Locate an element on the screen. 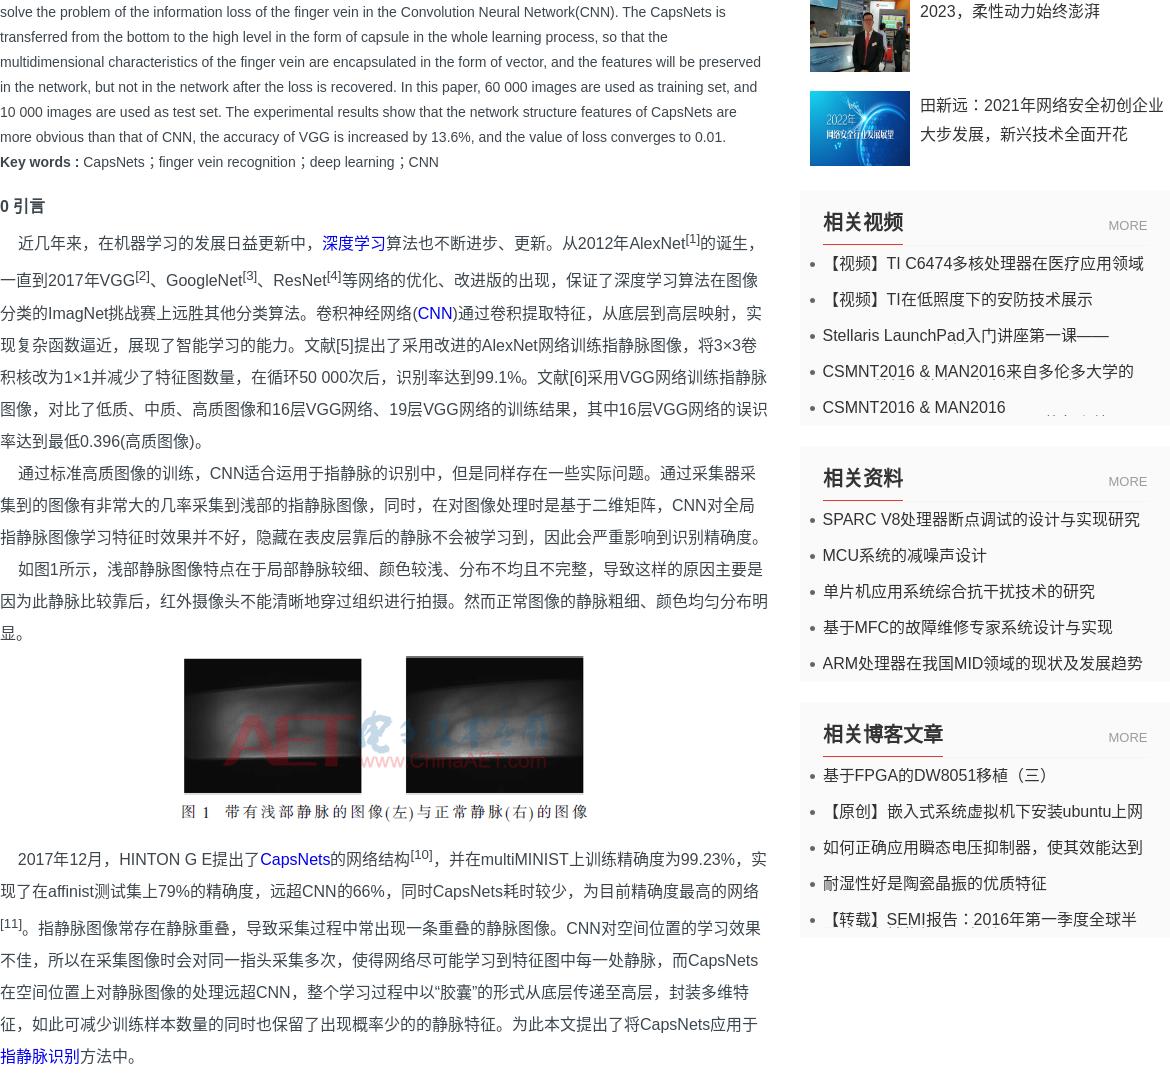  '田新远：2021年网络安全初创企业大步发展，新兴技术全面开花' is located at coordinates (1041, 119).